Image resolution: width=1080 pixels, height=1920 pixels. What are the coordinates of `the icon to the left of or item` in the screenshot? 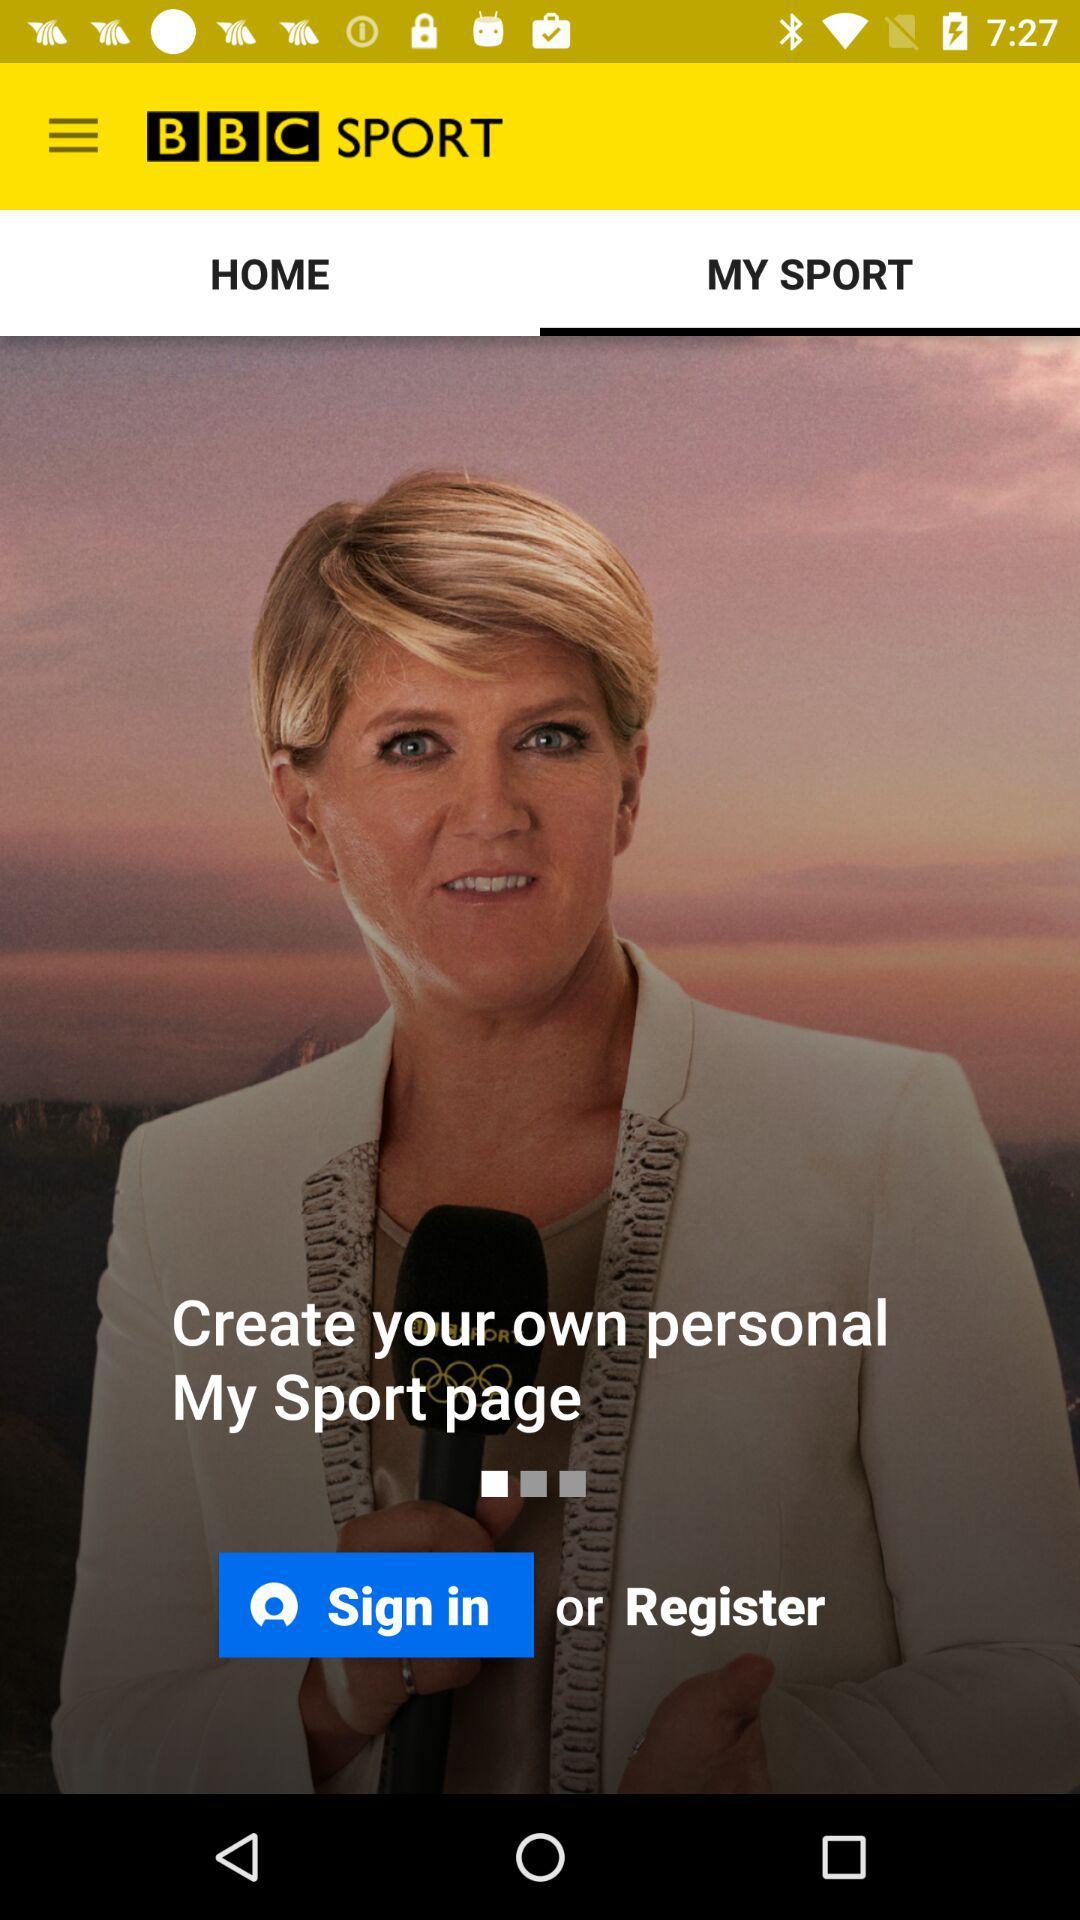 It's located at (376, 1604).